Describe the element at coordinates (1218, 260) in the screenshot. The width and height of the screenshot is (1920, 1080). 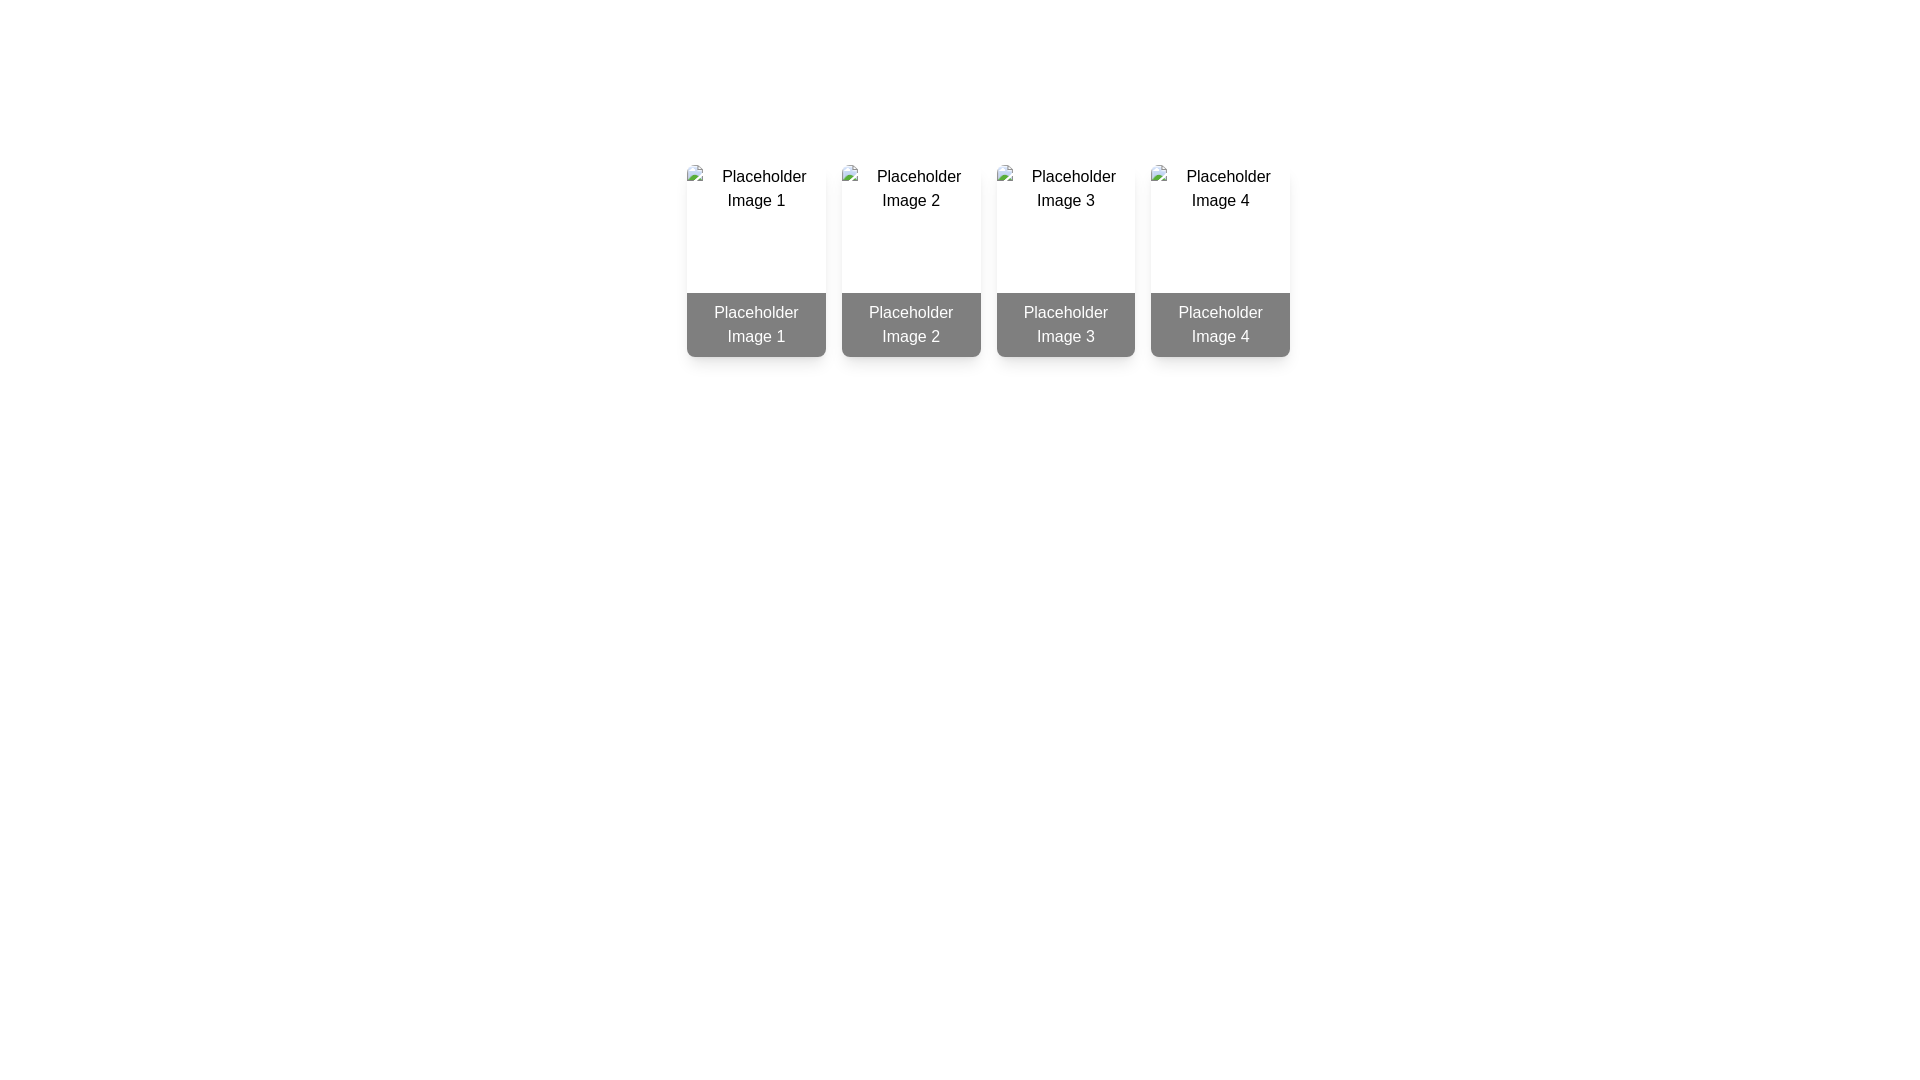
I see `the fourth Image Card` at that location.